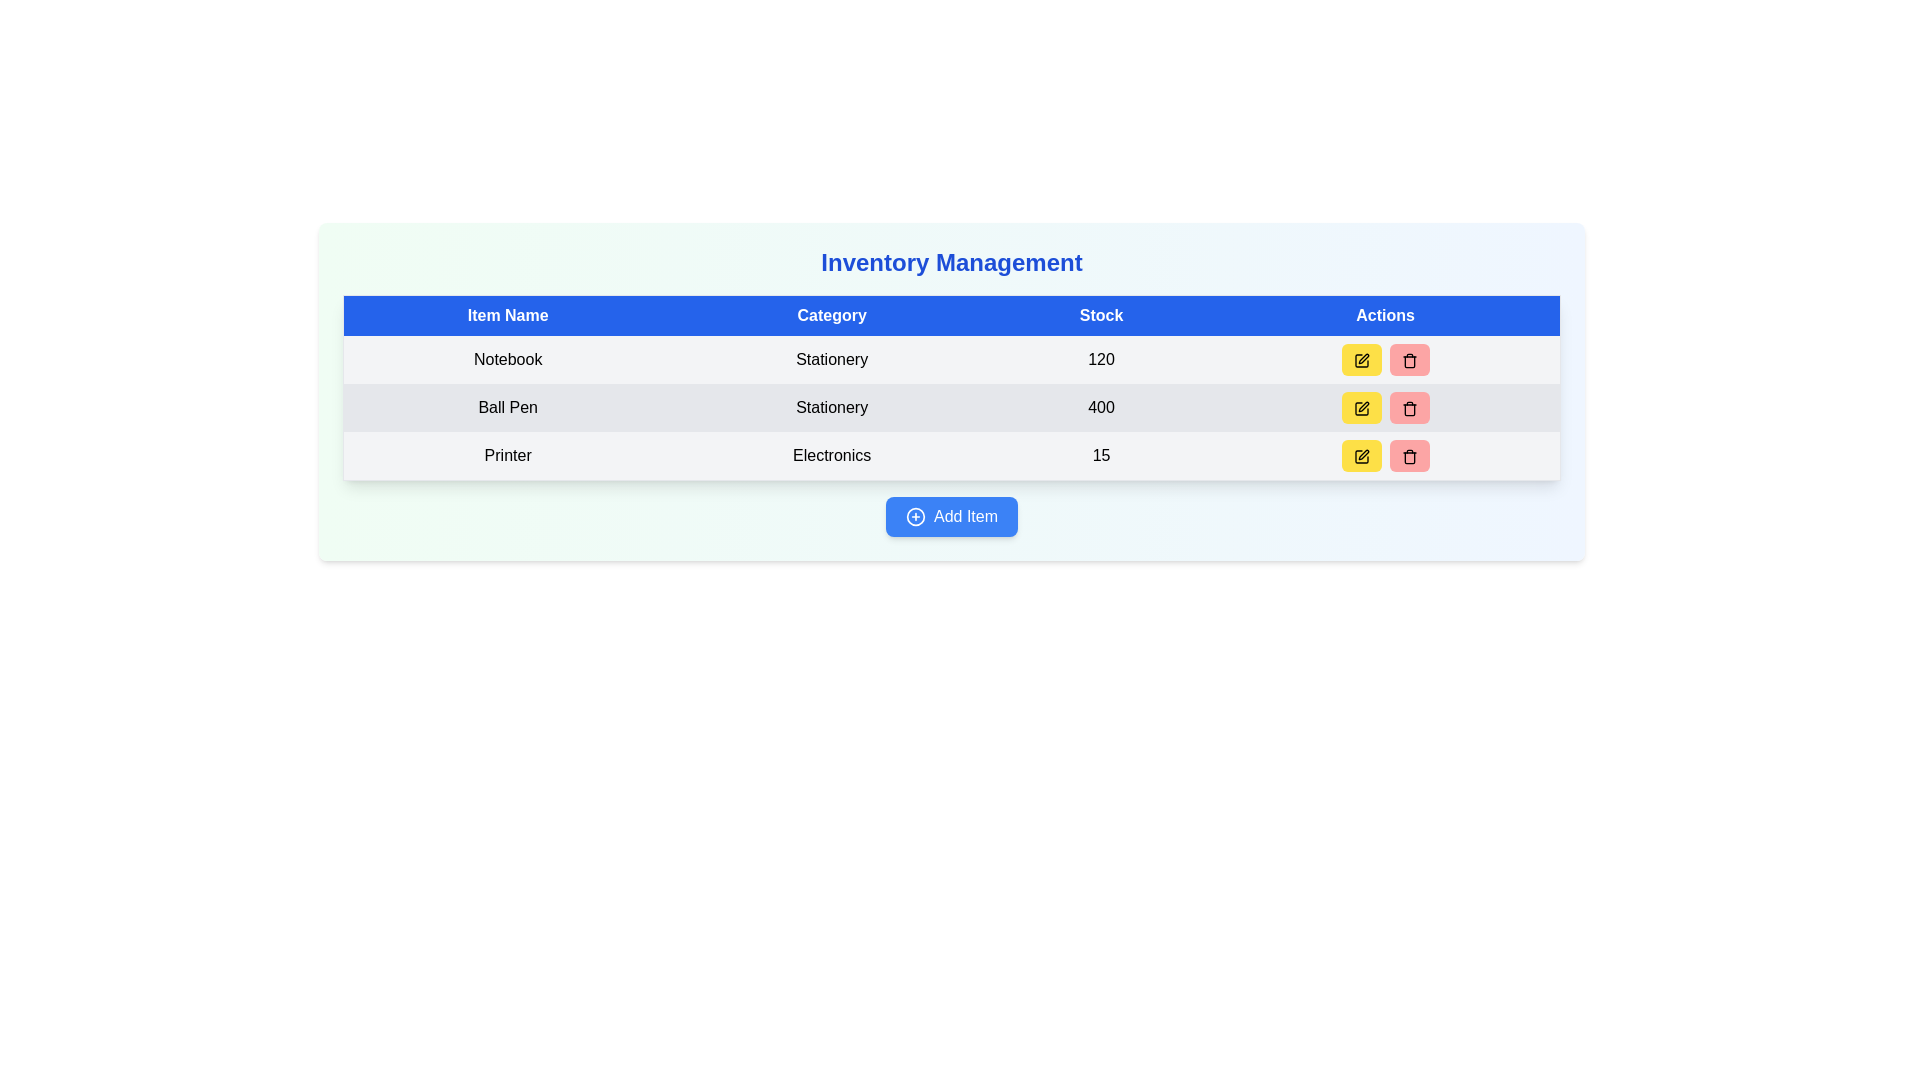  What do you see at coordinates (1408, 362) in the screenshot?
I see `the body of the trash bin icon located in the 'Actions' column of the table row for the 'Notebook' item` at bounding box center [1408, 362].